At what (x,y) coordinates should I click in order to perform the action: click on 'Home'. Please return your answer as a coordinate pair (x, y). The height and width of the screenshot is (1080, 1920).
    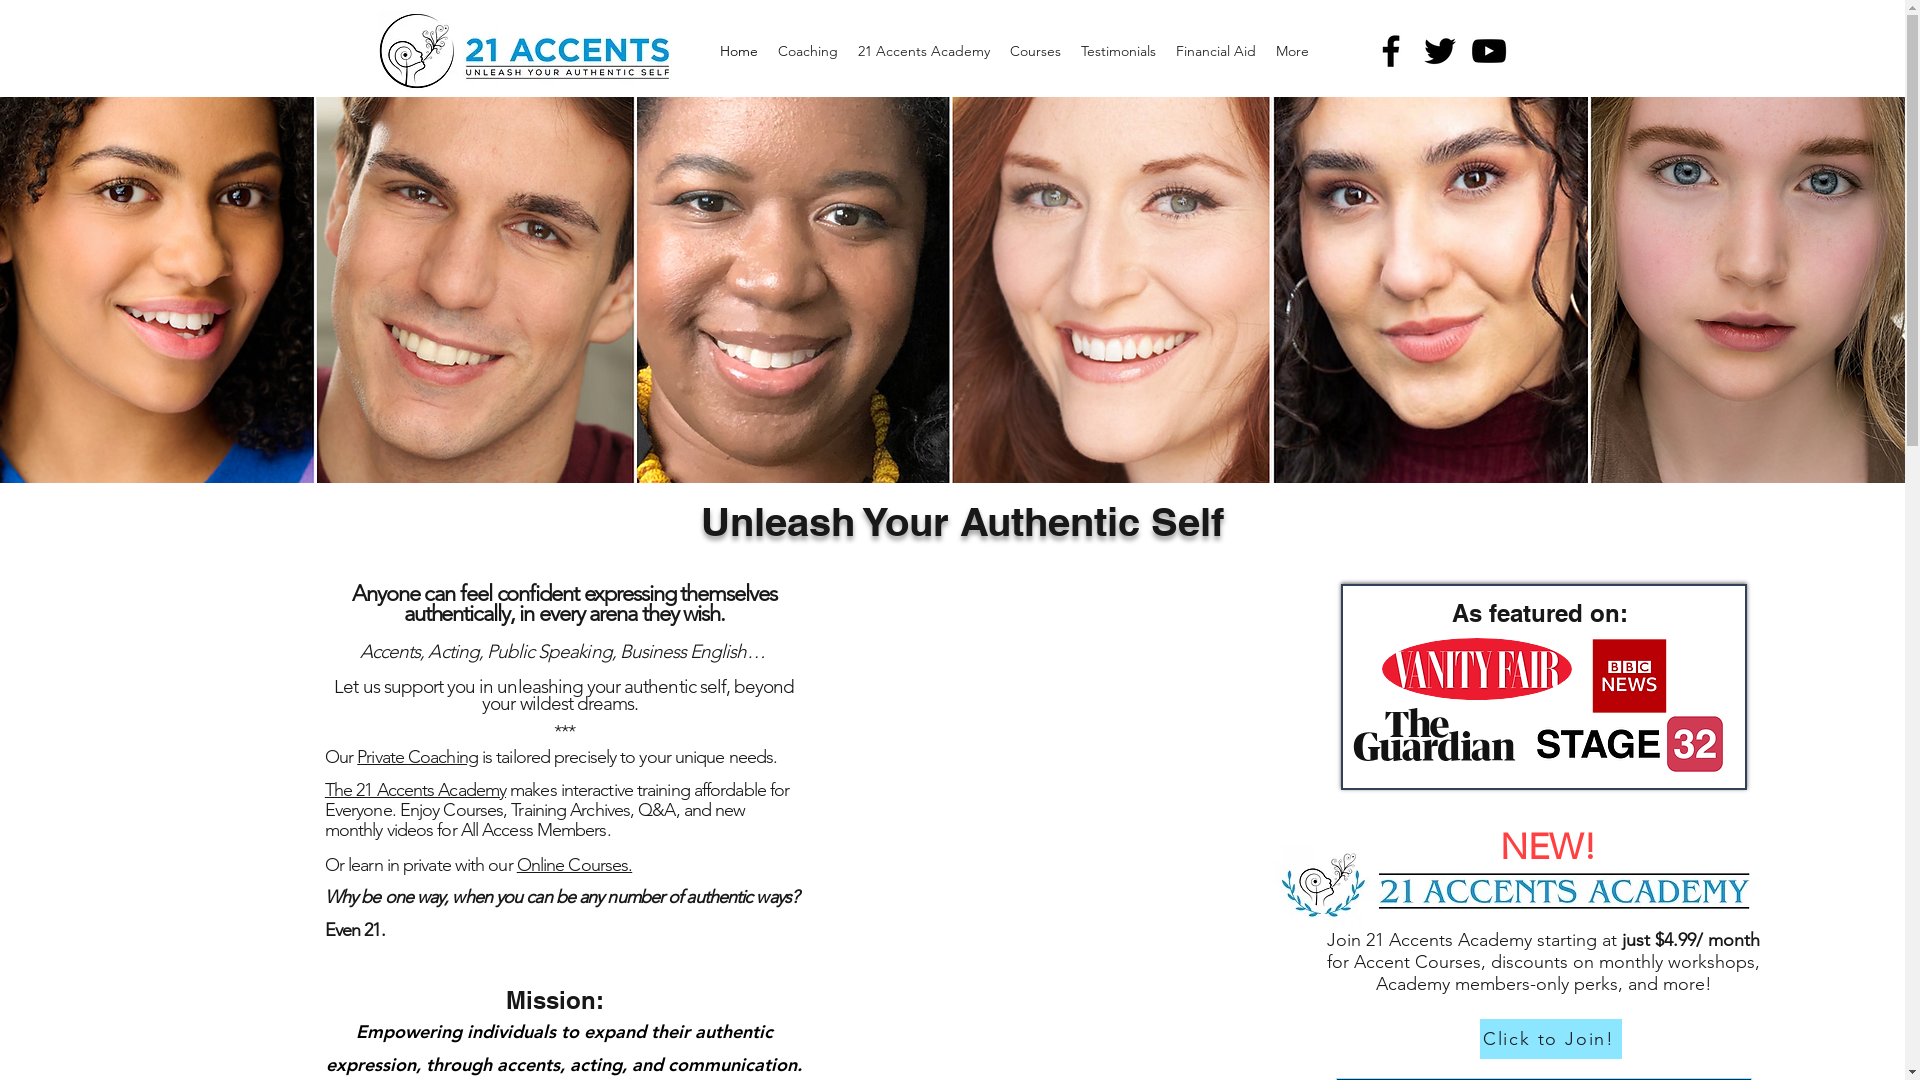
    Looking at the image, I should click on (738, 49).